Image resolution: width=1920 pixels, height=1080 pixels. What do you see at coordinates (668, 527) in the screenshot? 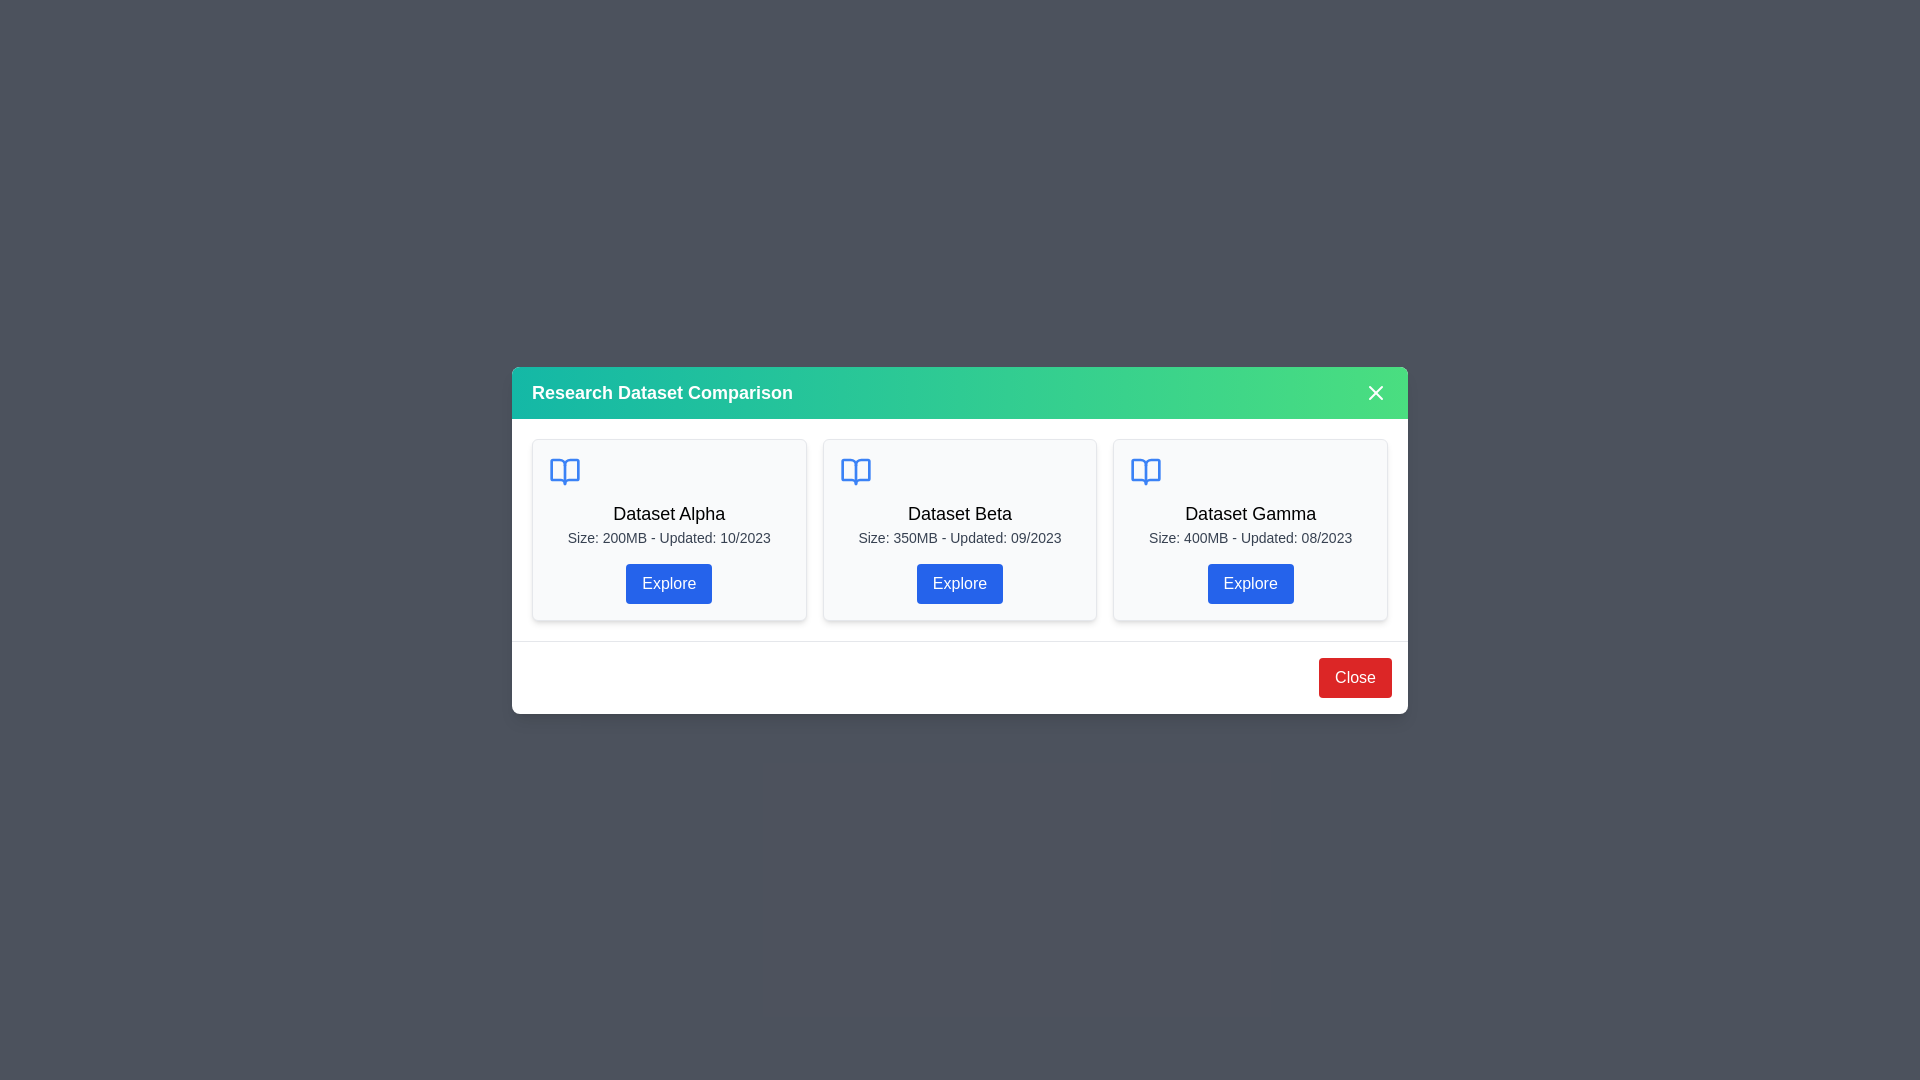
I see `the Dataset Alpha card to focus on its details` at bounding box center [668, 527].